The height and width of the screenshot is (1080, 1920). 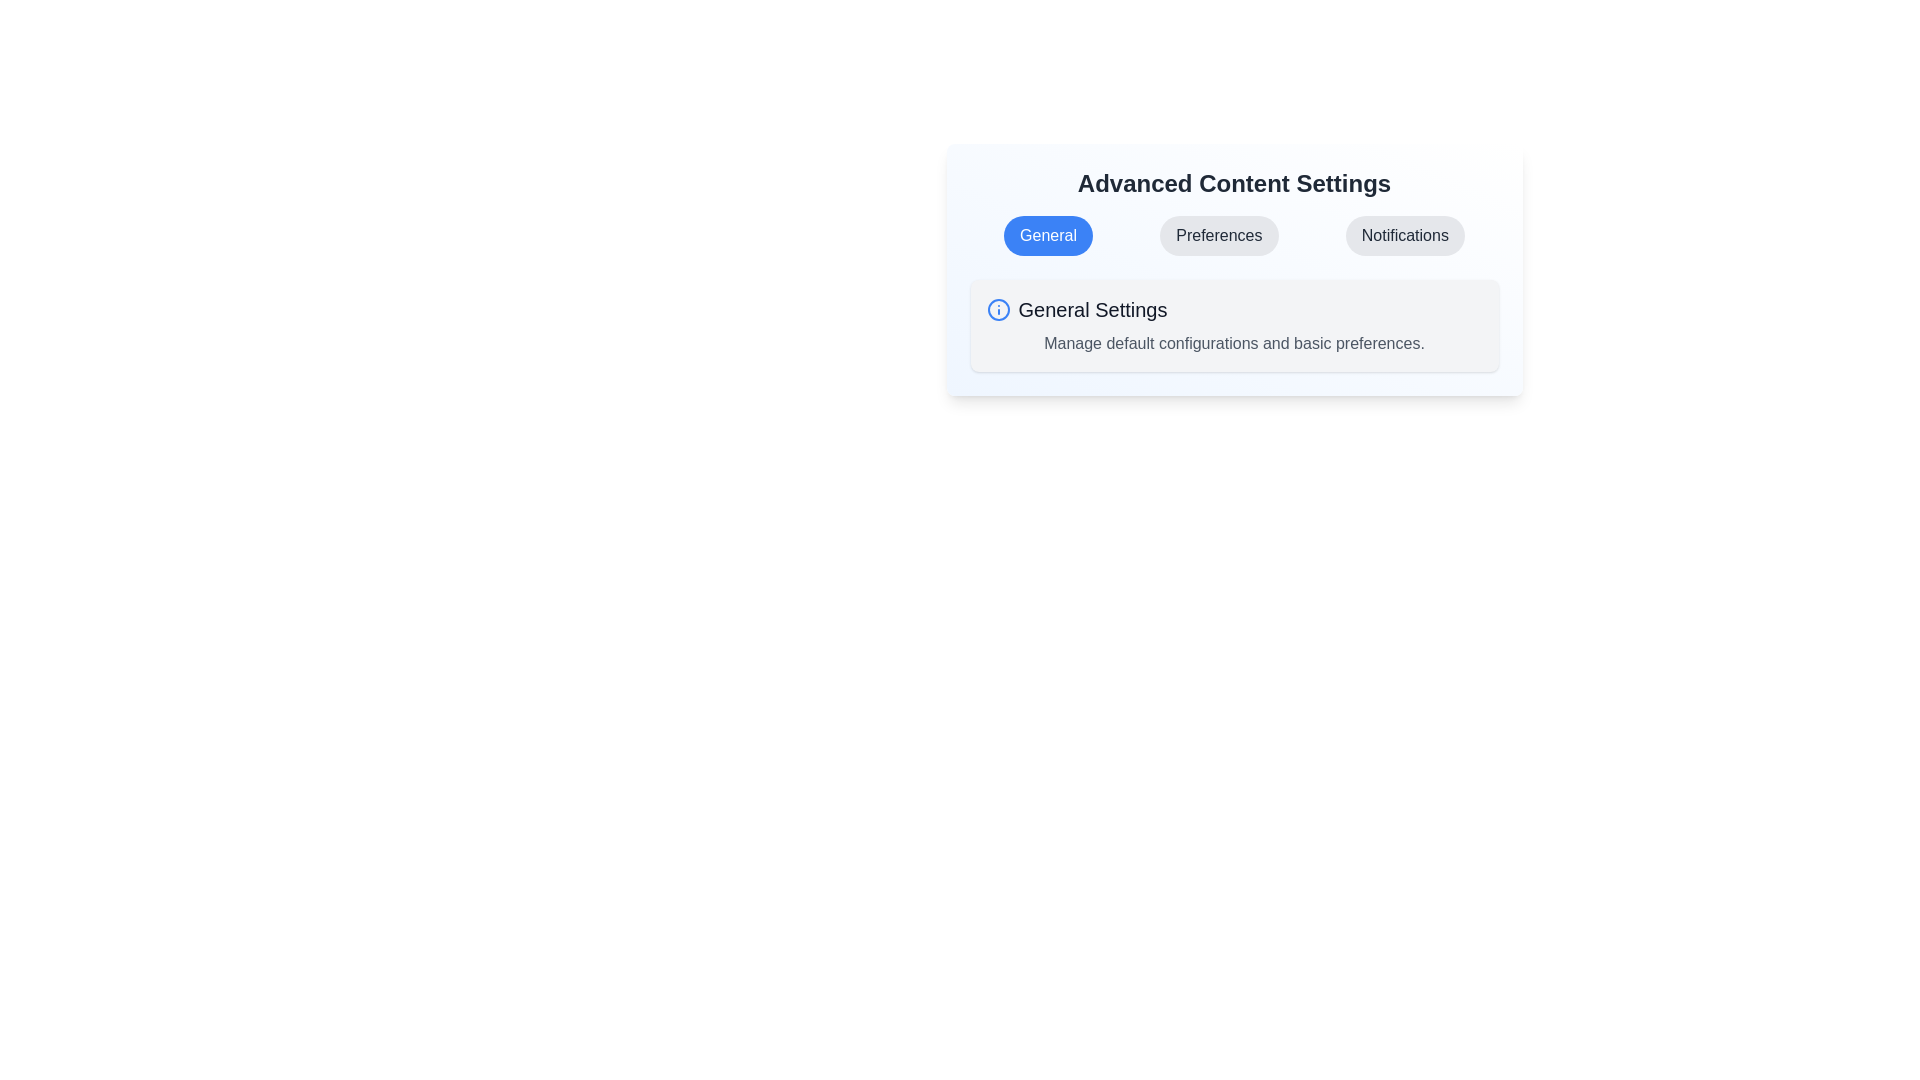 I want to click on the circular information icon with a blue outline located next to the text 'General Settings' in the 'Advanced Content Settings' section, so click(x=998, y=309).